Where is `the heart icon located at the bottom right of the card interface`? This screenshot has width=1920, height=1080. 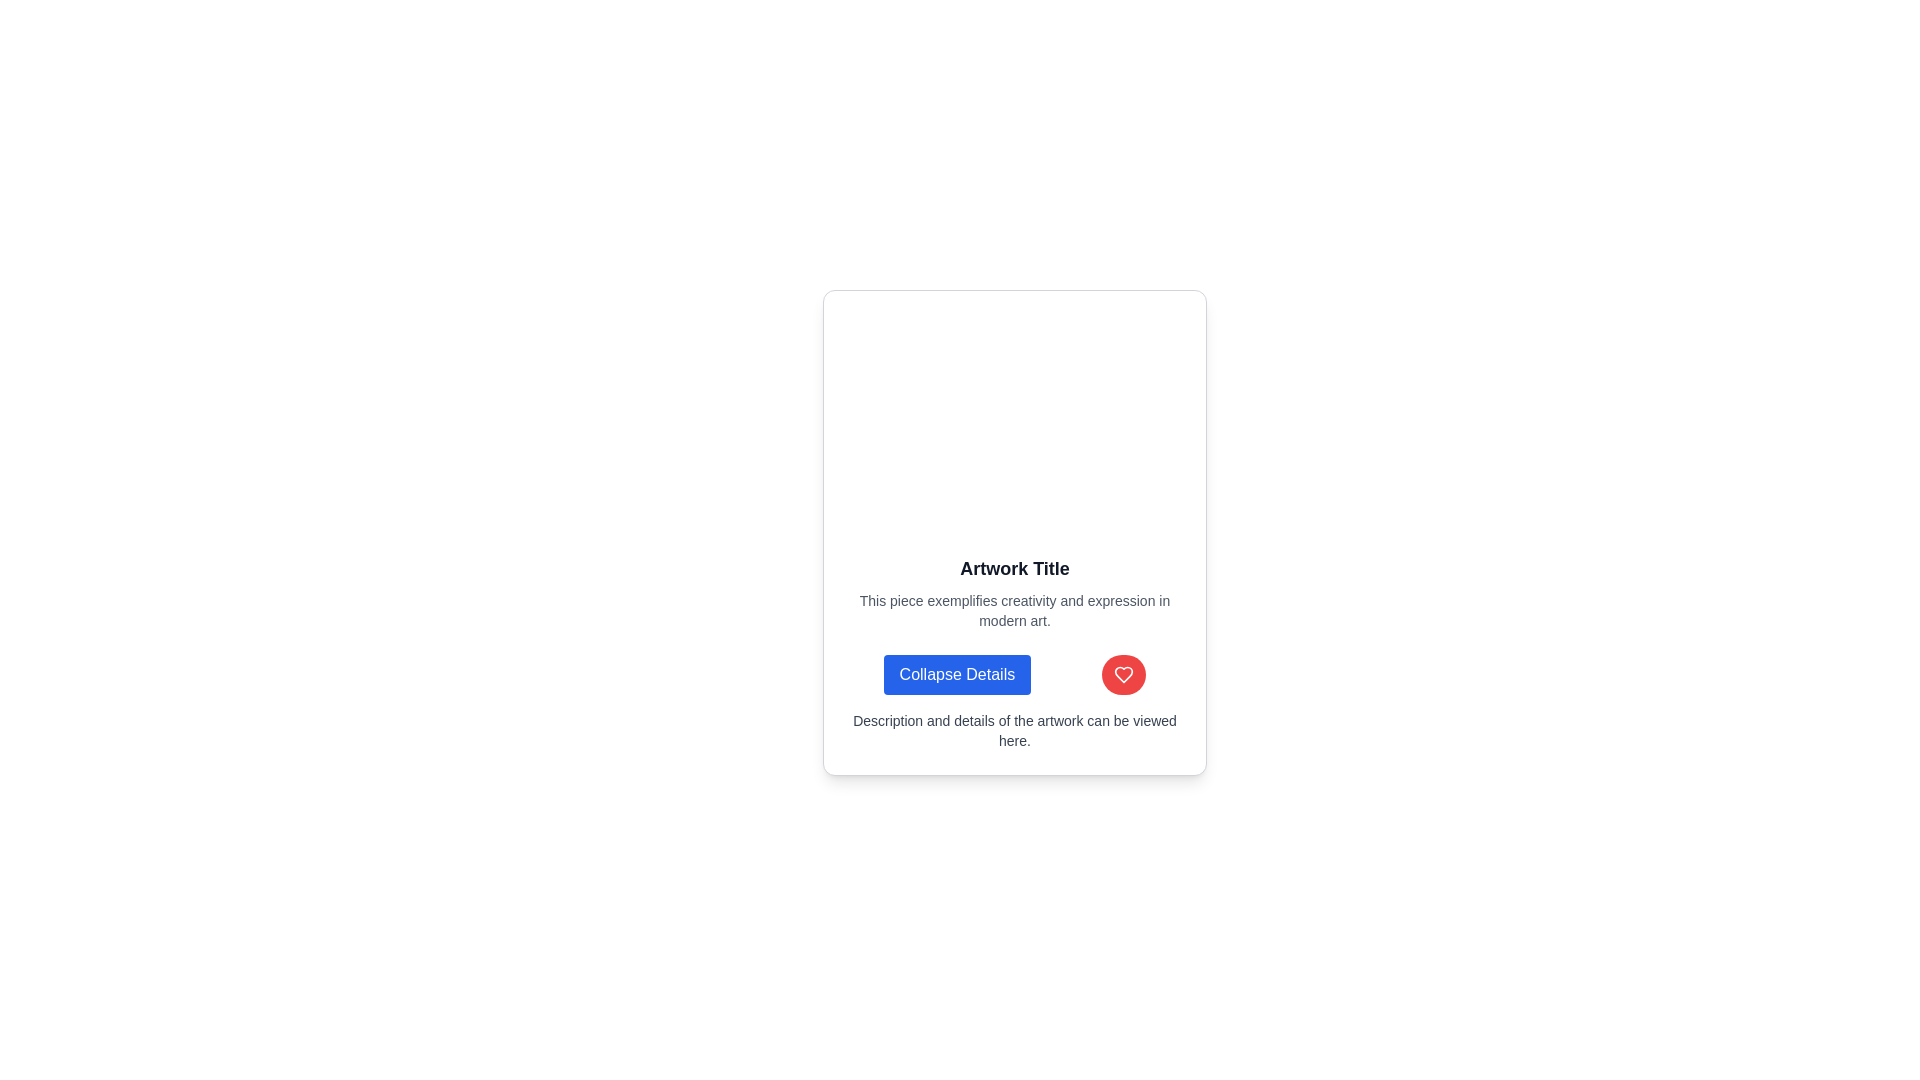
the heart icon located at the bottom right of the card interface is located at coordinates (1124, 675).